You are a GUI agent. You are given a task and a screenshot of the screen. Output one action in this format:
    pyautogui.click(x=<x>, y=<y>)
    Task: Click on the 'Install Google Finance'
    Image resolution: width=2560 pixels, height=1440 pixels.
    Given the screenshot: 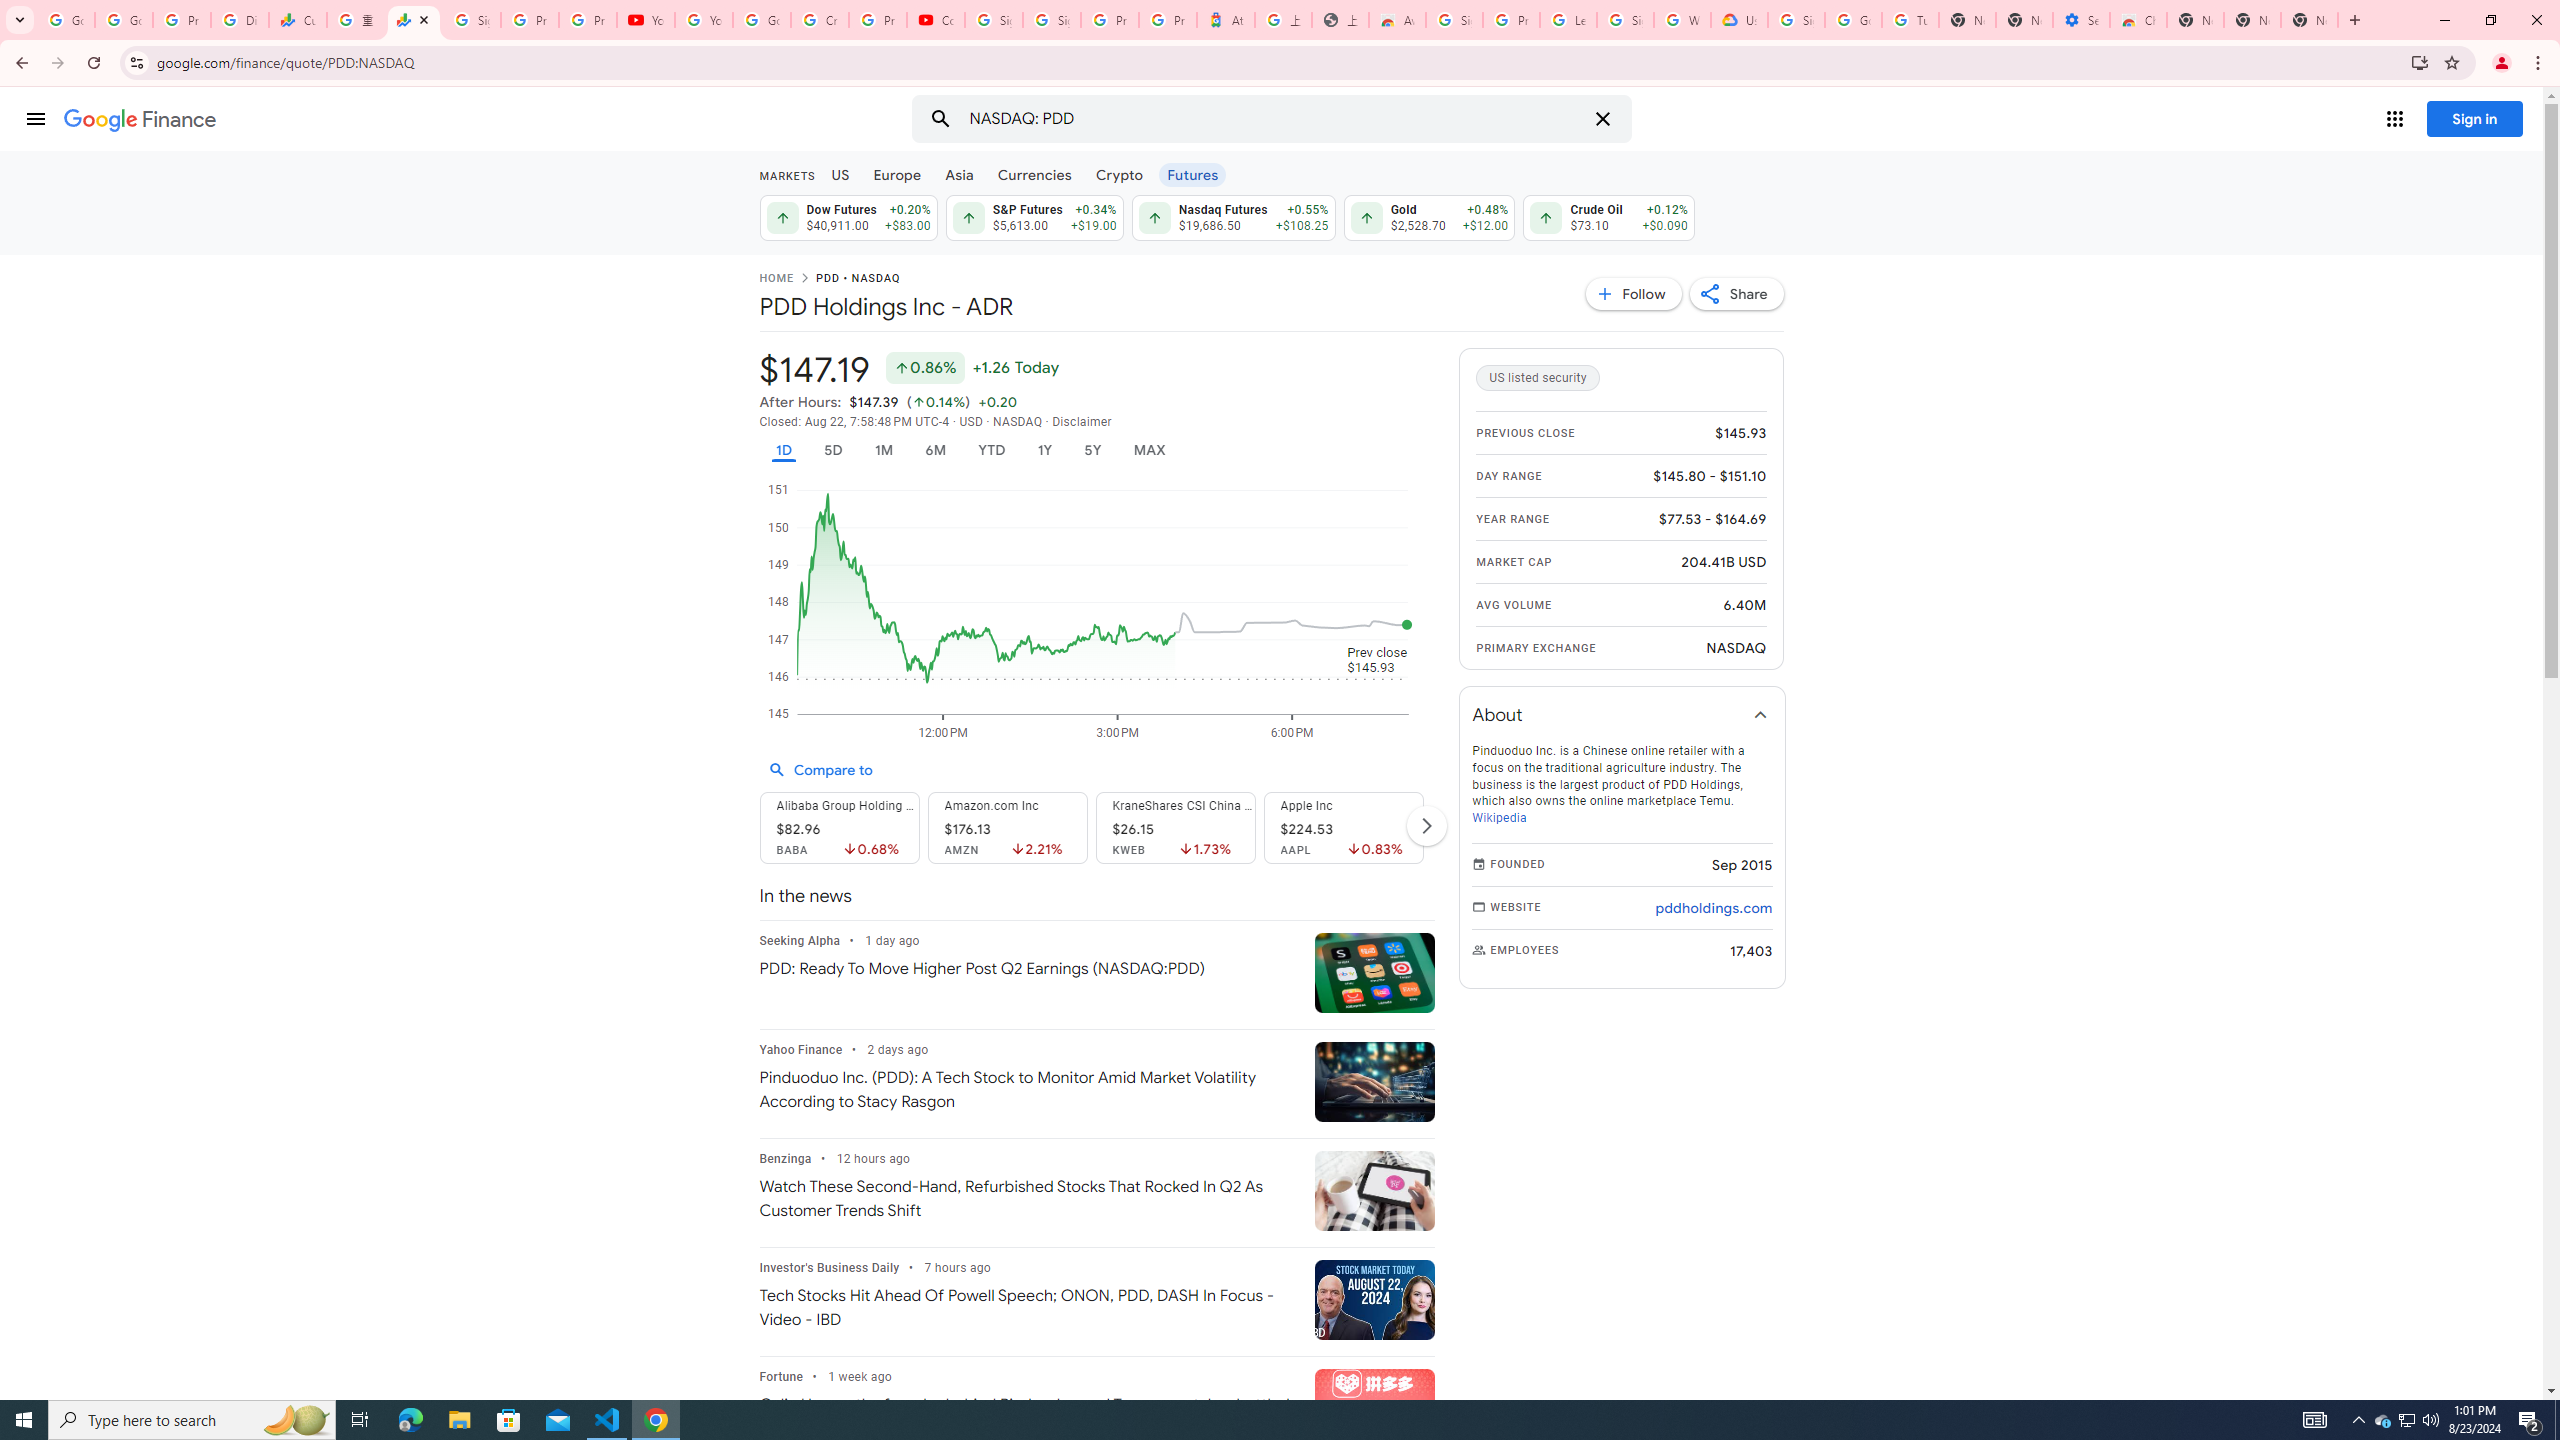 What is the action you would take?
    pyautogui.click(x=2420, y=61)
    